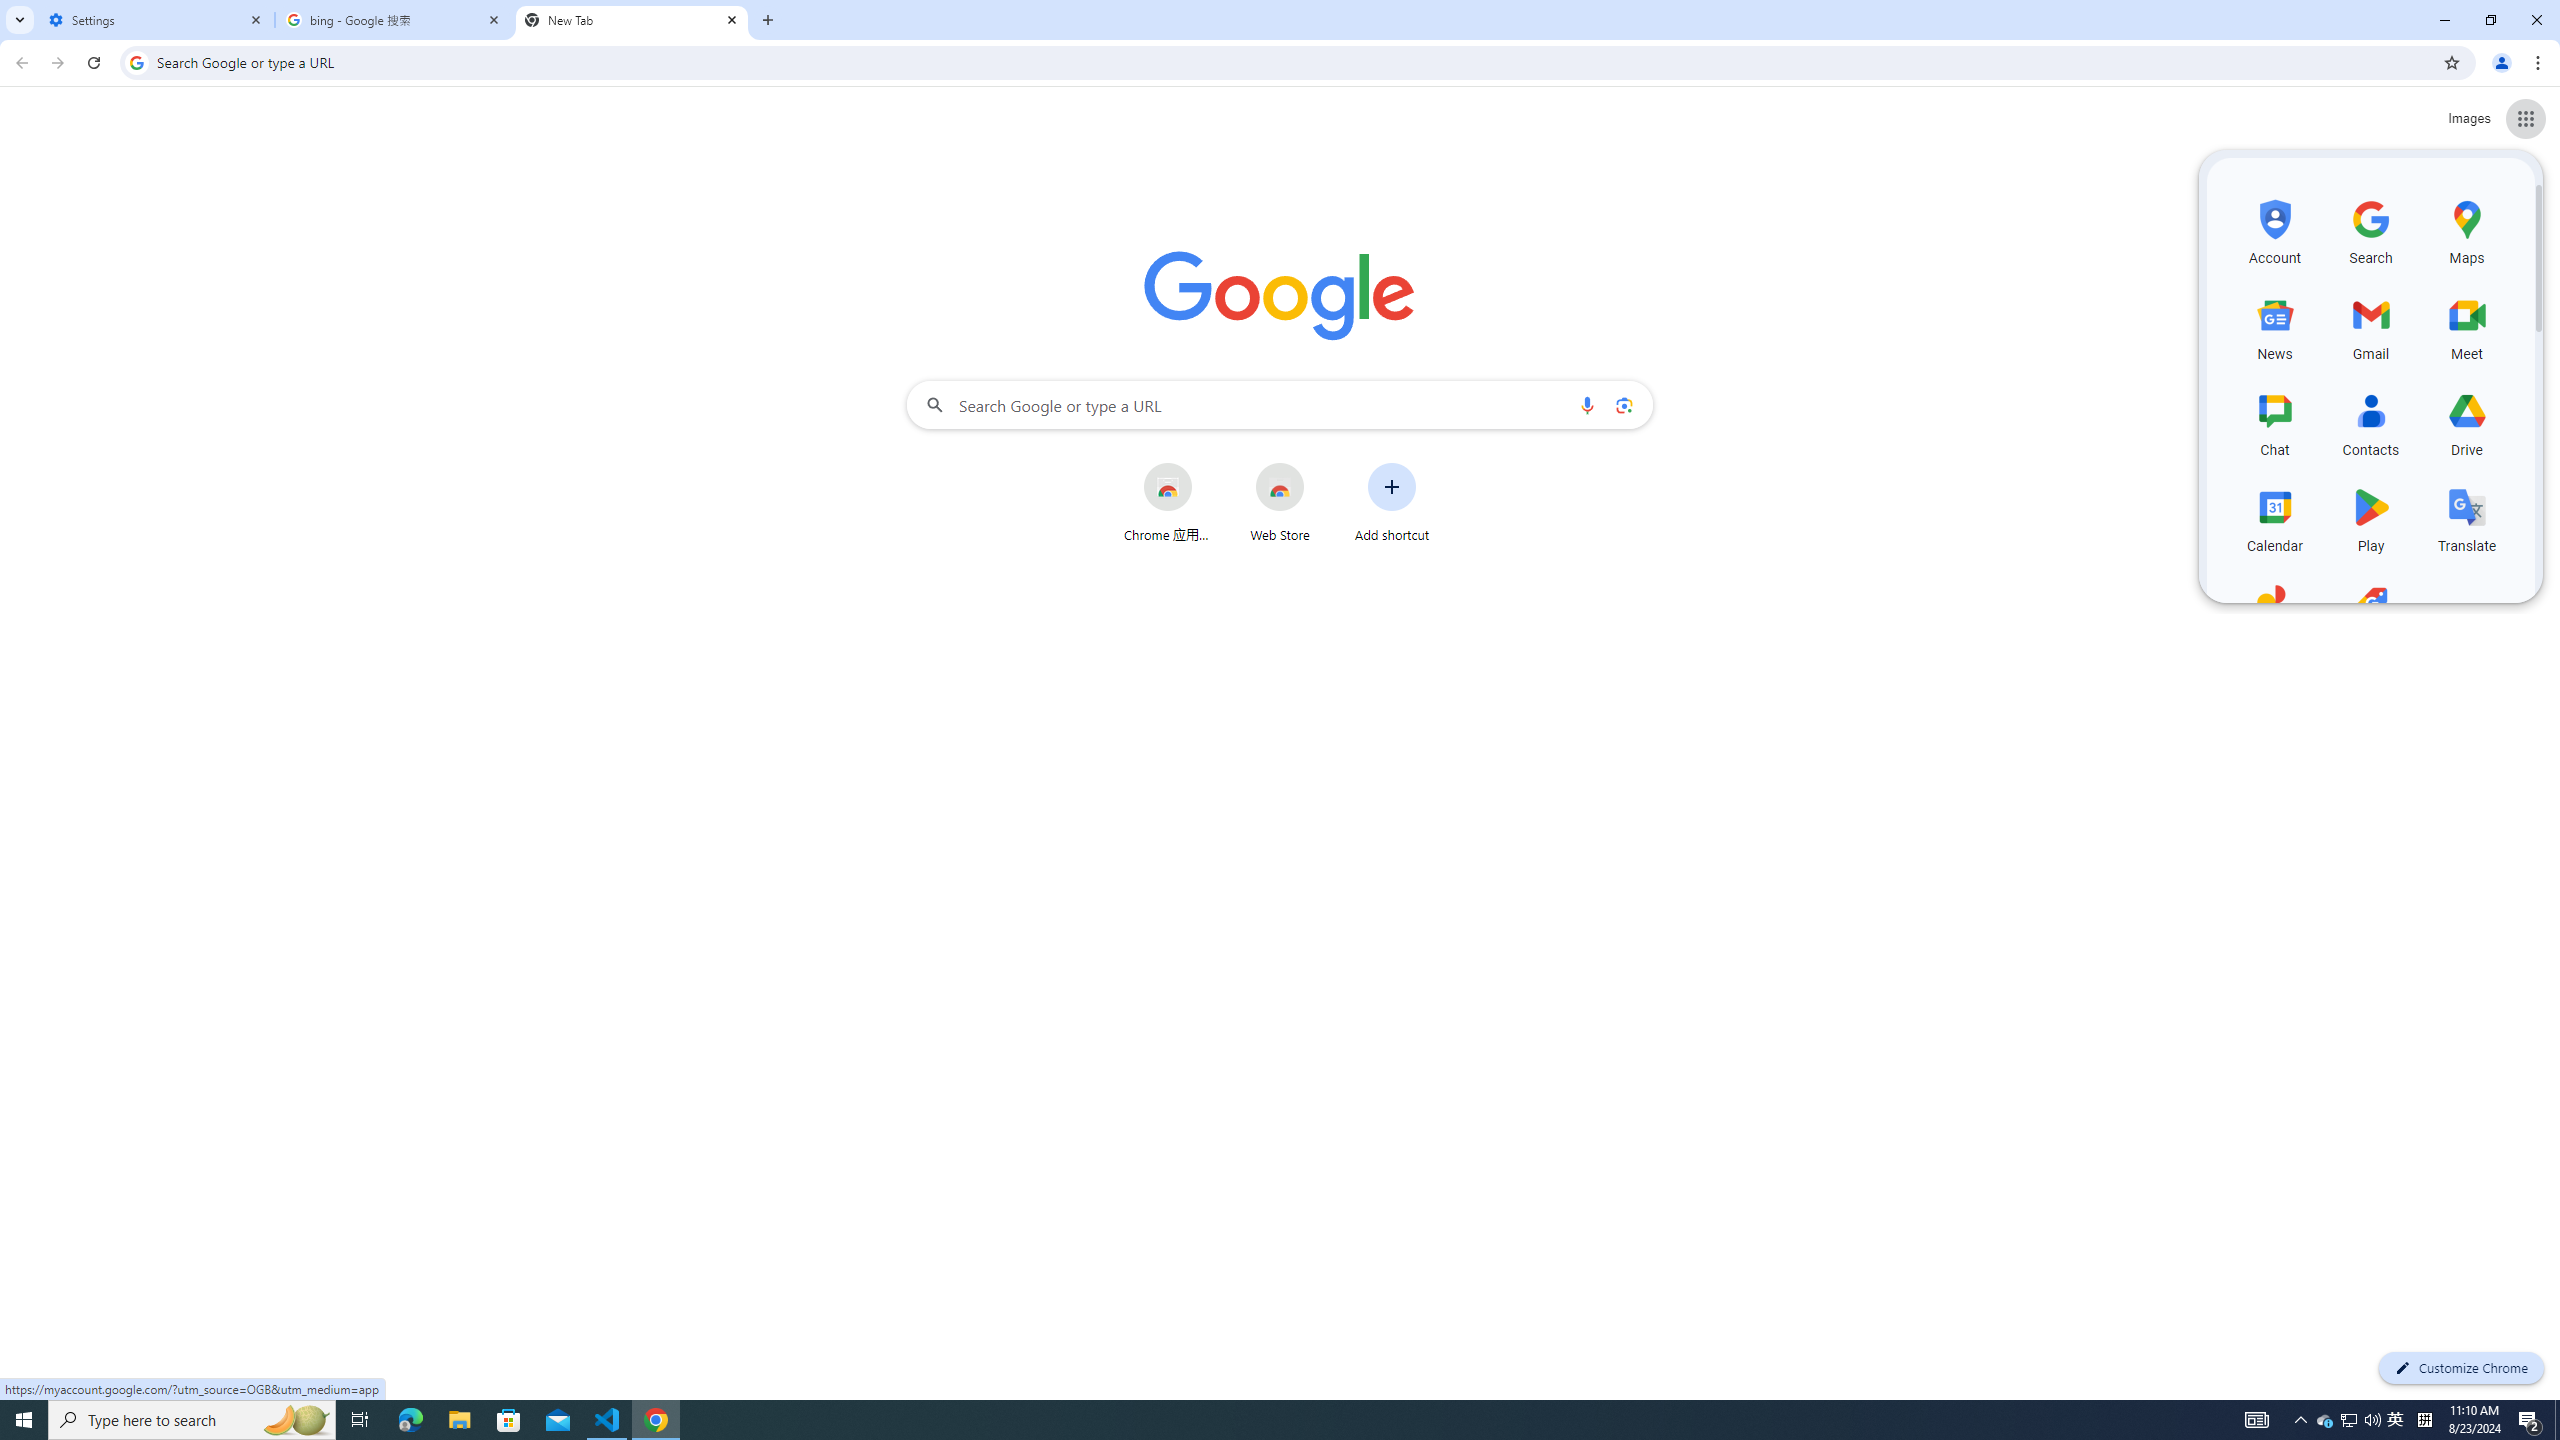 The width and height of the screenshot is (2560, 1440). What do you see at coordinates (1586, 405) in the screenshot?
I see `'Search by voice'` at bounding box center [1586, 405].